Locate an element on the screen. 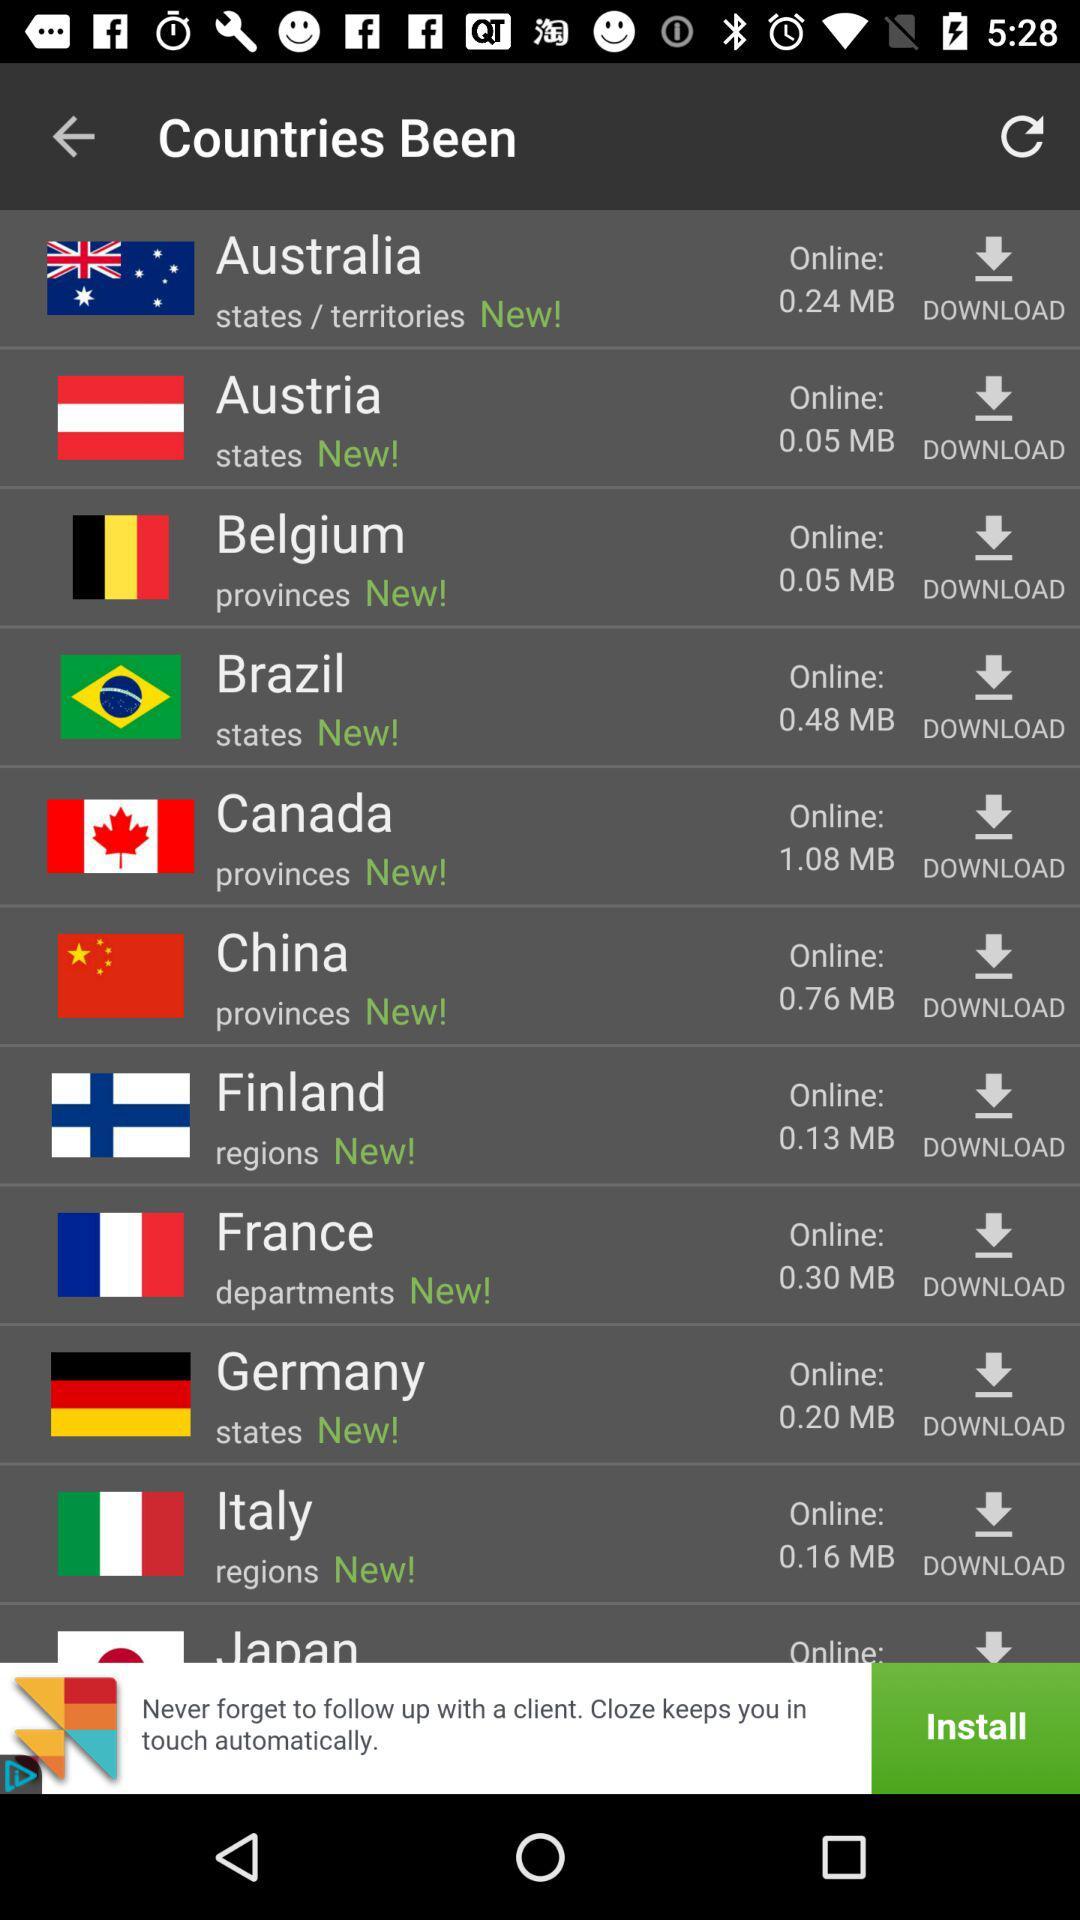 This screenshot has width=1080, height=1920. icon to the left of new! is located at coordinates (318, 252).